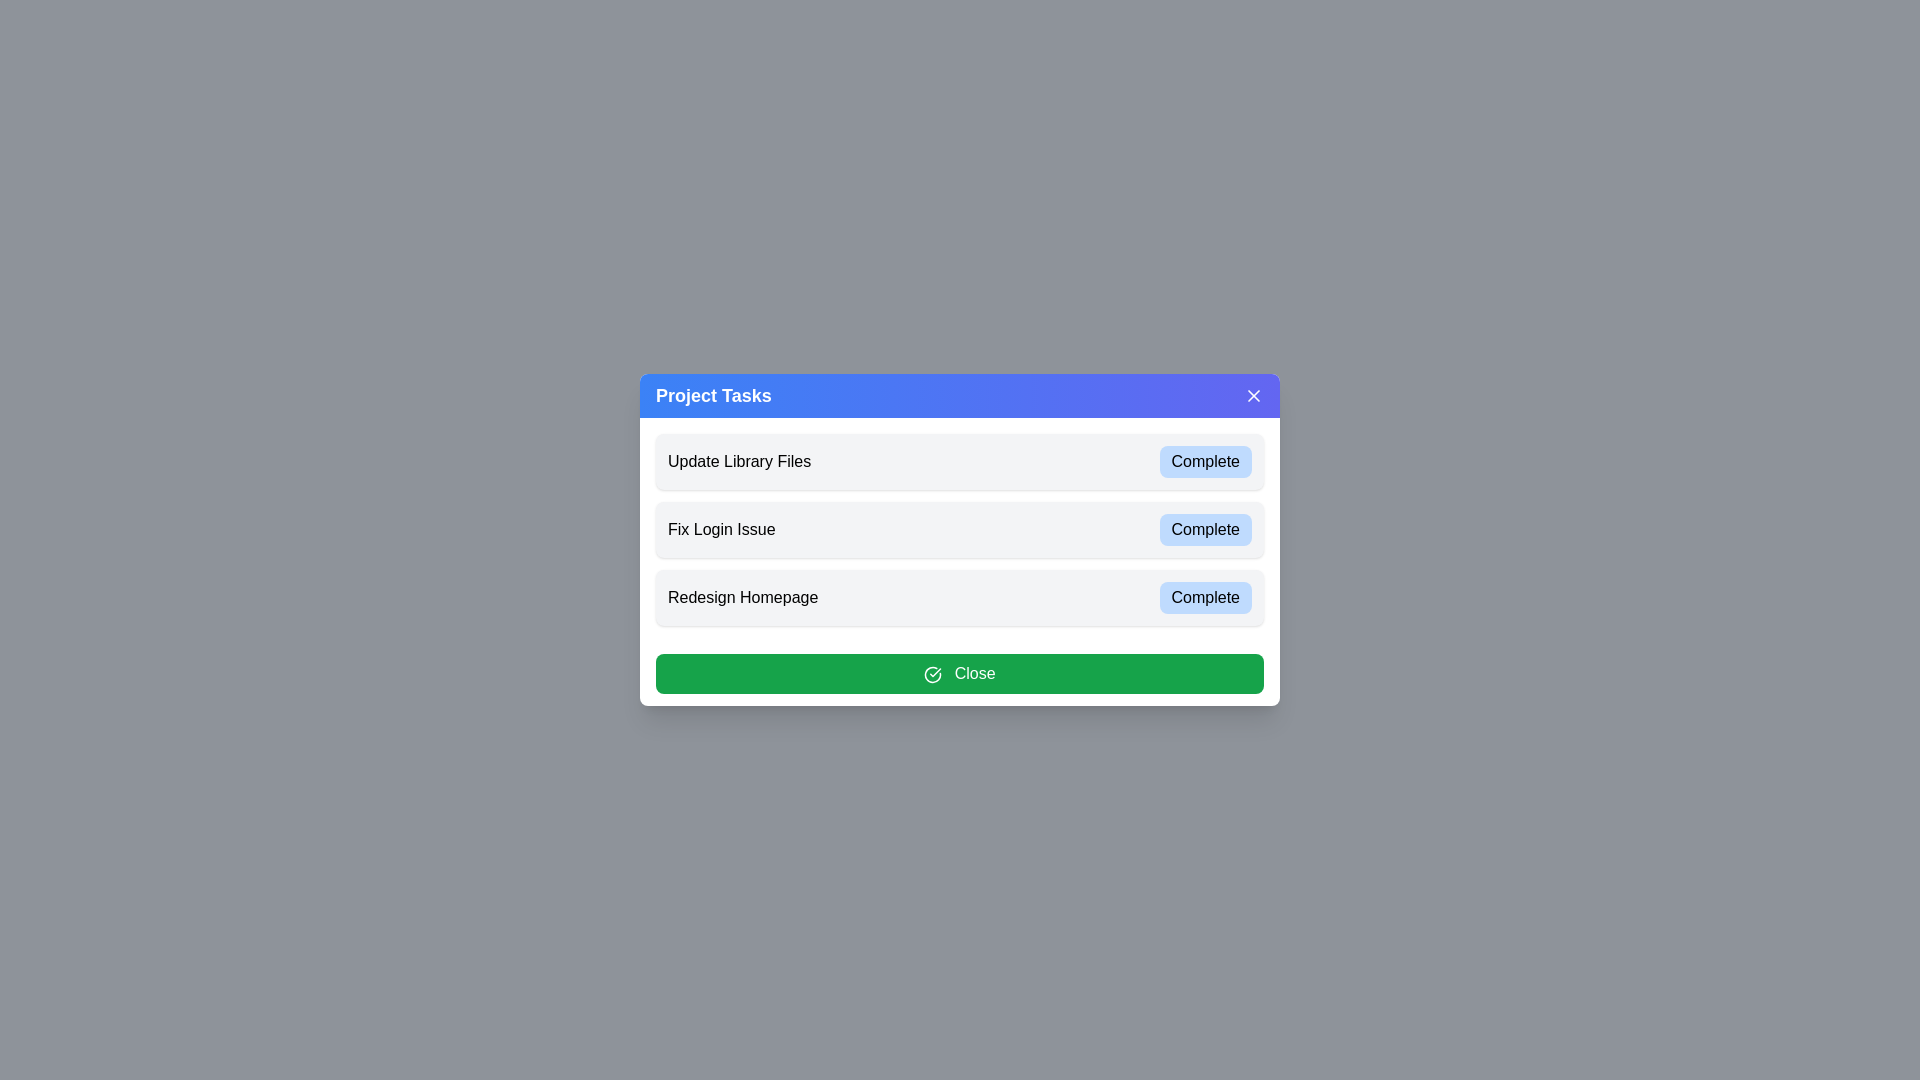 The height and width of the screenshot is (1080, 1920). What do you see at coordinates (932, 674) in the screenshot?
I see `the circular icon with a checkmark inside, styled with a green stroke, located inside a green button at the bottom of the dialog window, to the left of the label 'Close'` at bounding box center [932, 674].